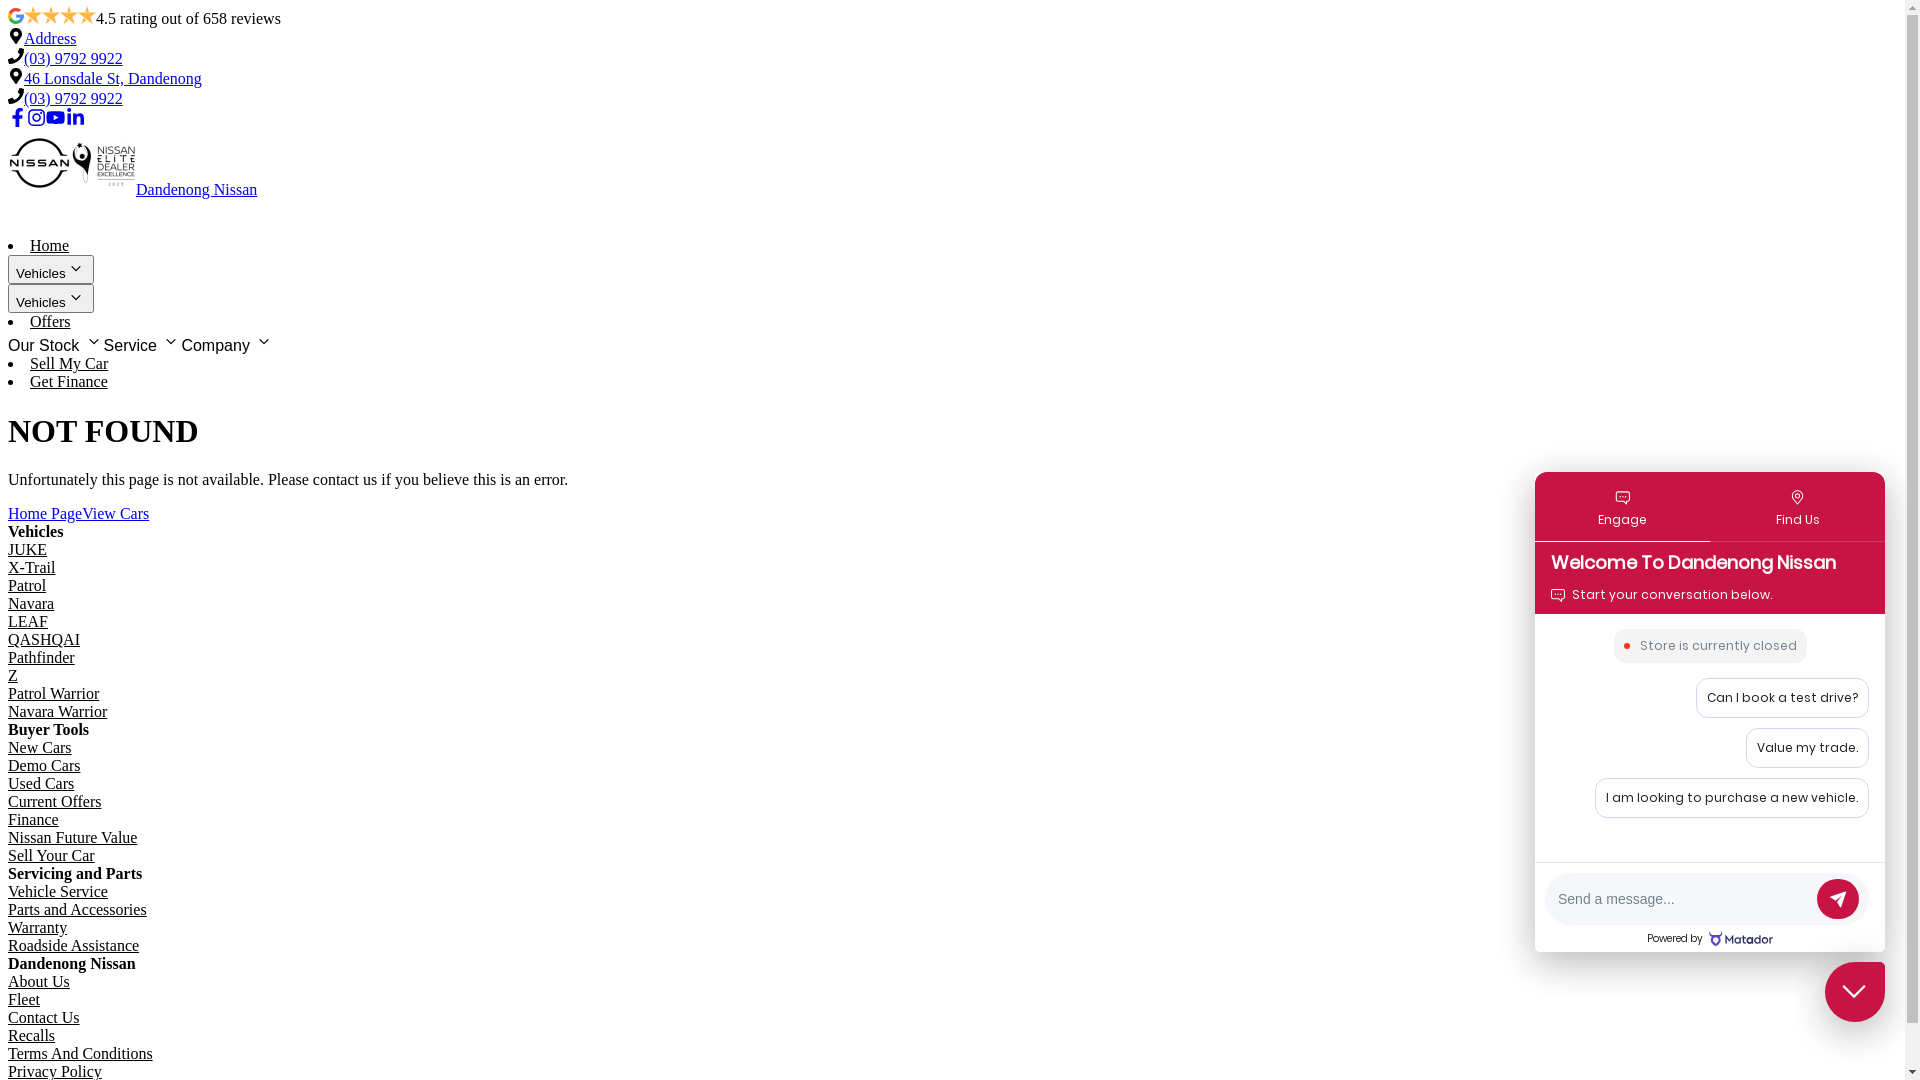  I want to click on 'Patrol Warrior', so click(8, 692).